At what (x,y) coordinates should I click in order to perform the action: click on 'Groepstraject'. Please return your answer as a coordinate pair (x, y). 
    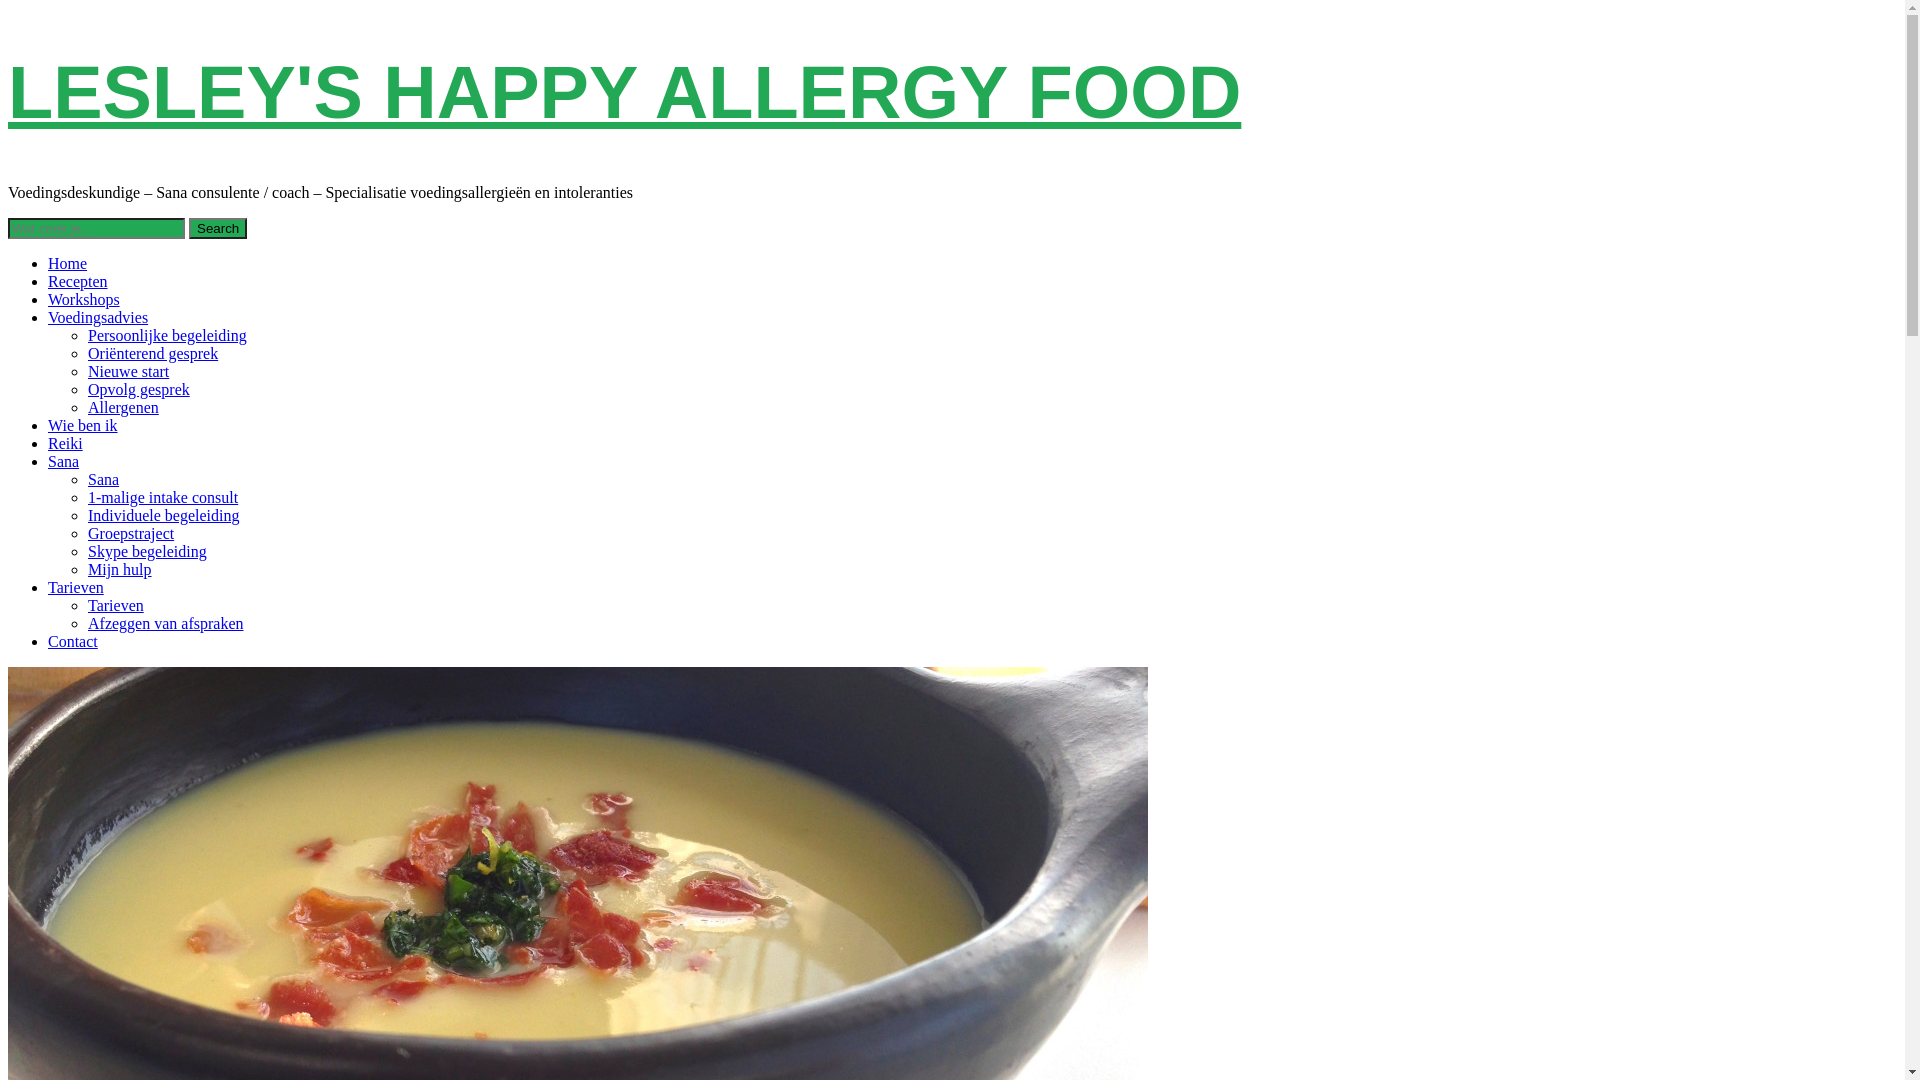
    Looking at the image, I should click on (86, 532).